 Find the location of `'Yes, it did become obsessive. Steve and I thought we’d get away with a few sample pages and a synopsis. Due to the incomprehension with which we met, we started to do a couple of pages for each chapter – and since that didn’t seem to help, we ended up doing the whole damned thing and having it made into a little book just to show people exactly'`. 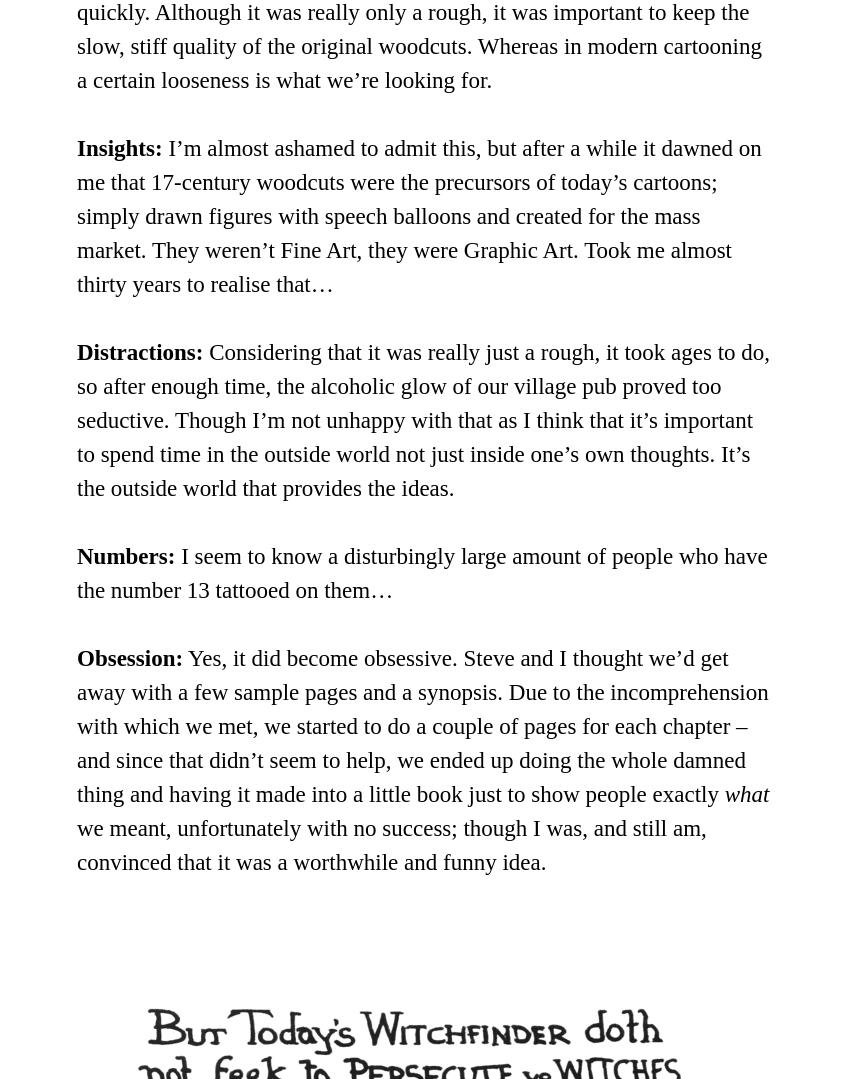

'Yes, it did become obsessive. Steve and I thought we’d get away with a few sample pages and a synopsis. Due to the incomprehension with which we met, we started to do a couple of pages for each chapter – and since that didn’t seem to help, we ended up doing the whole damned thing and having it made into a little book just to show people exactly' is located at coordinates (77, 725).